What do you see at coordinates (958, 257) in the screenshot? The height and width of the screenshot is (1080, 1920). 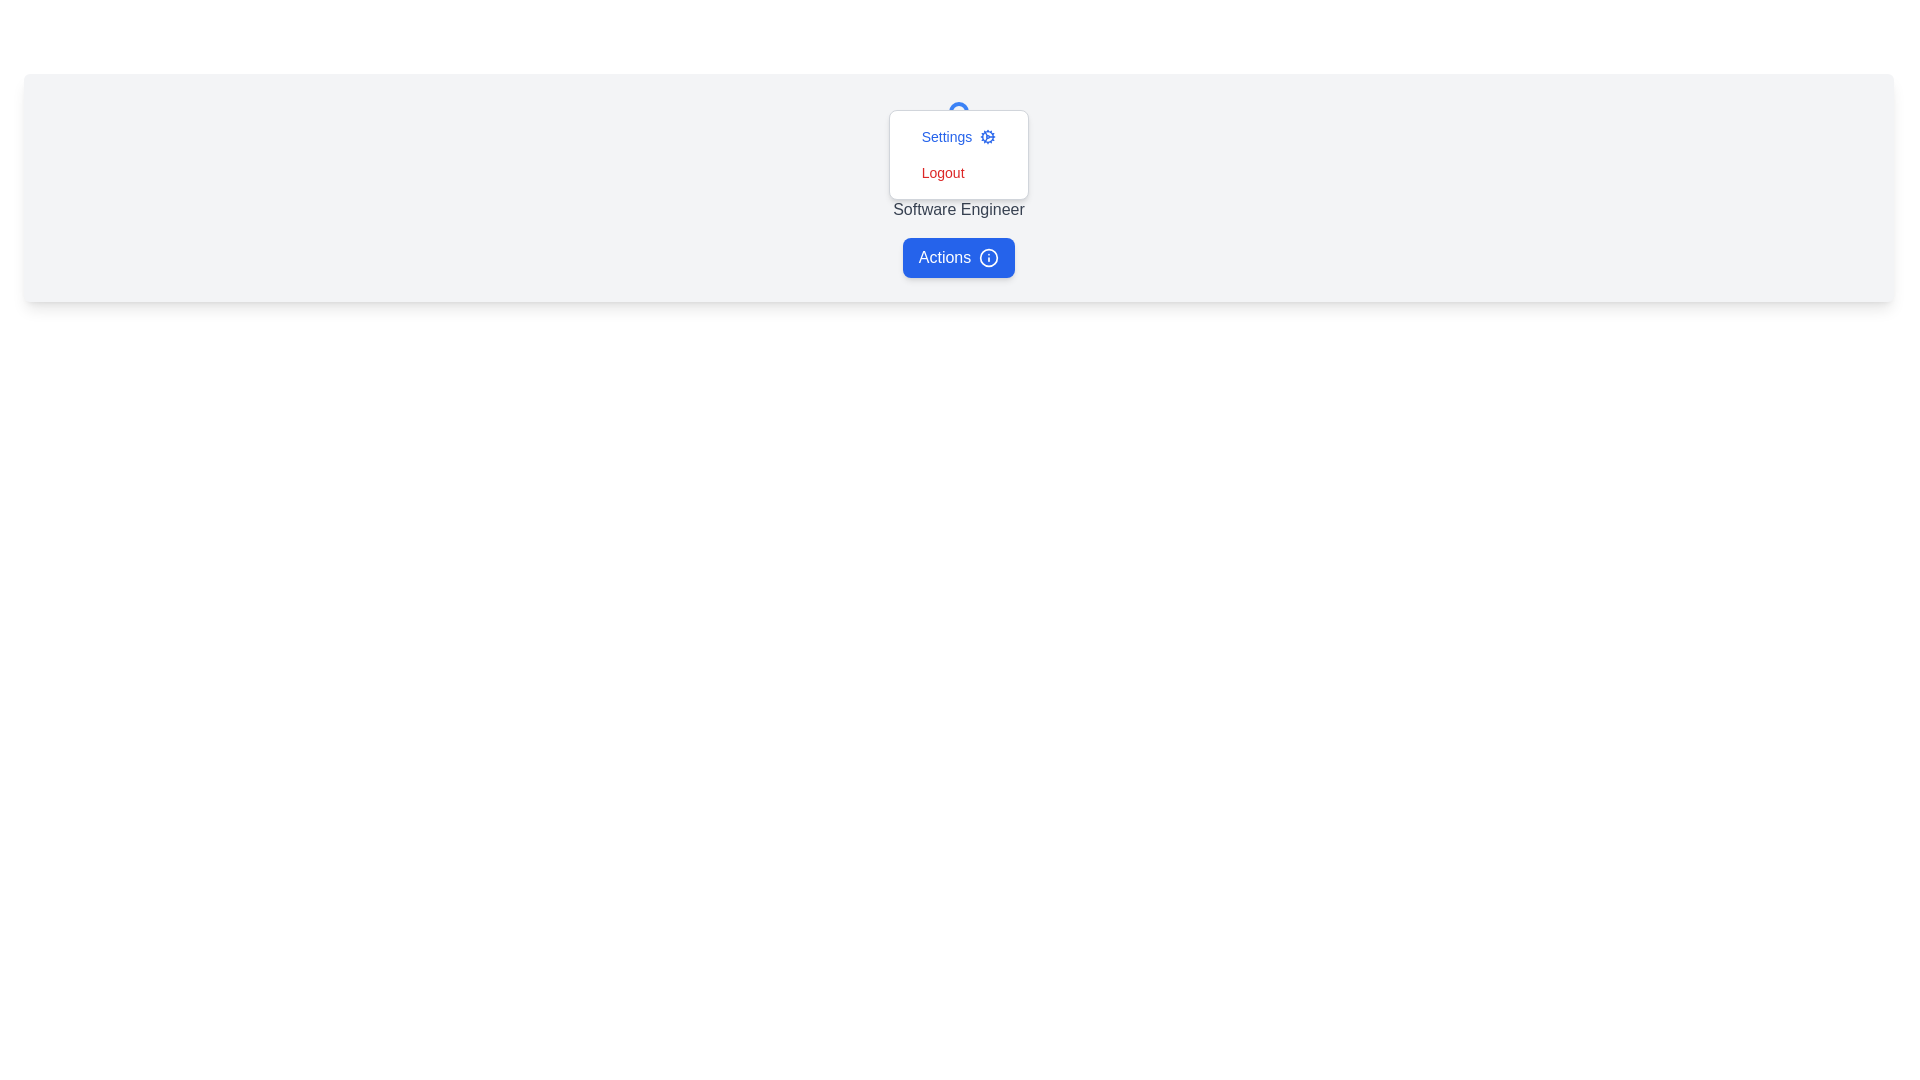 I see `the button located at the bottom of the card layout, below the 'Software Engineer' text` at bounding box center [958, 257].